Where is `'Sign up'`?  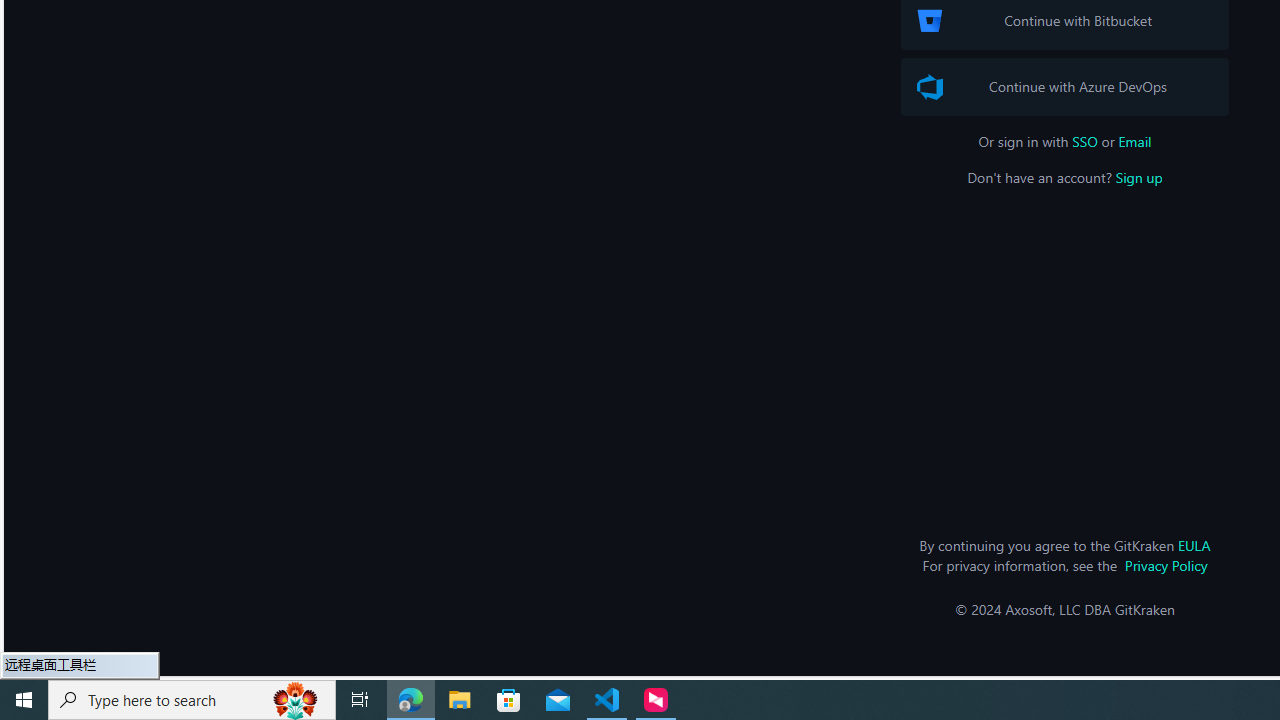 'Sign up' is located at coordinates (1139, 176).